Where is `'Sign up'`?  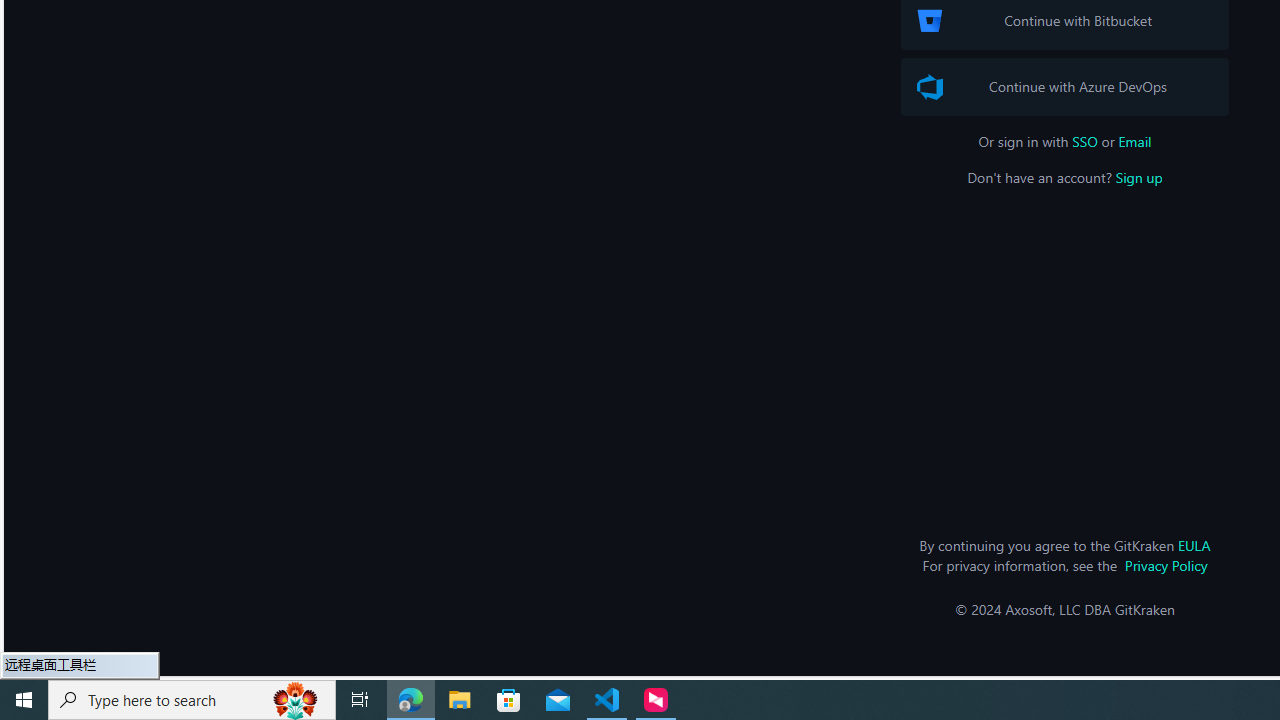 'Sign up' is located at coordinates (1139, 176).